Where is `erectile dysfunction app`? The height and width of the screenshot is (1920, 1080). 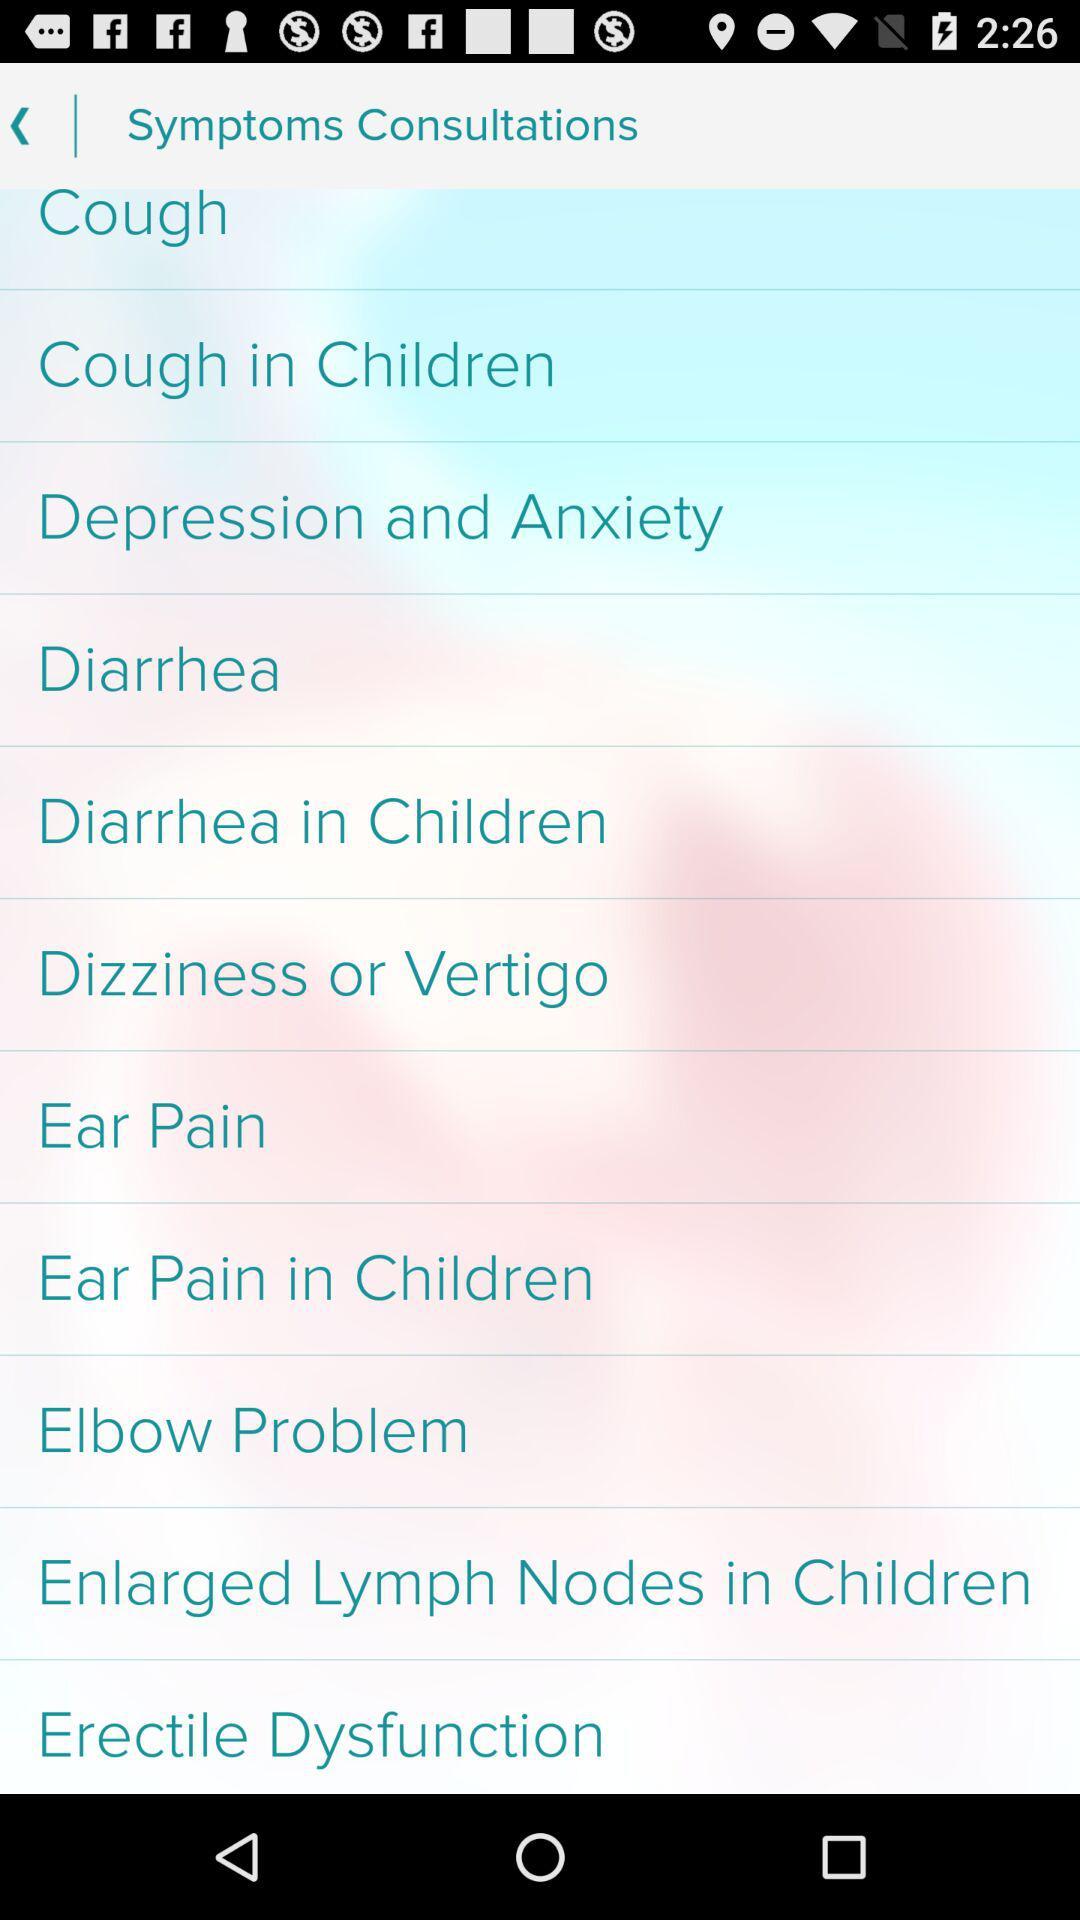 erectile dysfunction app is located at coordinates (540, 1726).